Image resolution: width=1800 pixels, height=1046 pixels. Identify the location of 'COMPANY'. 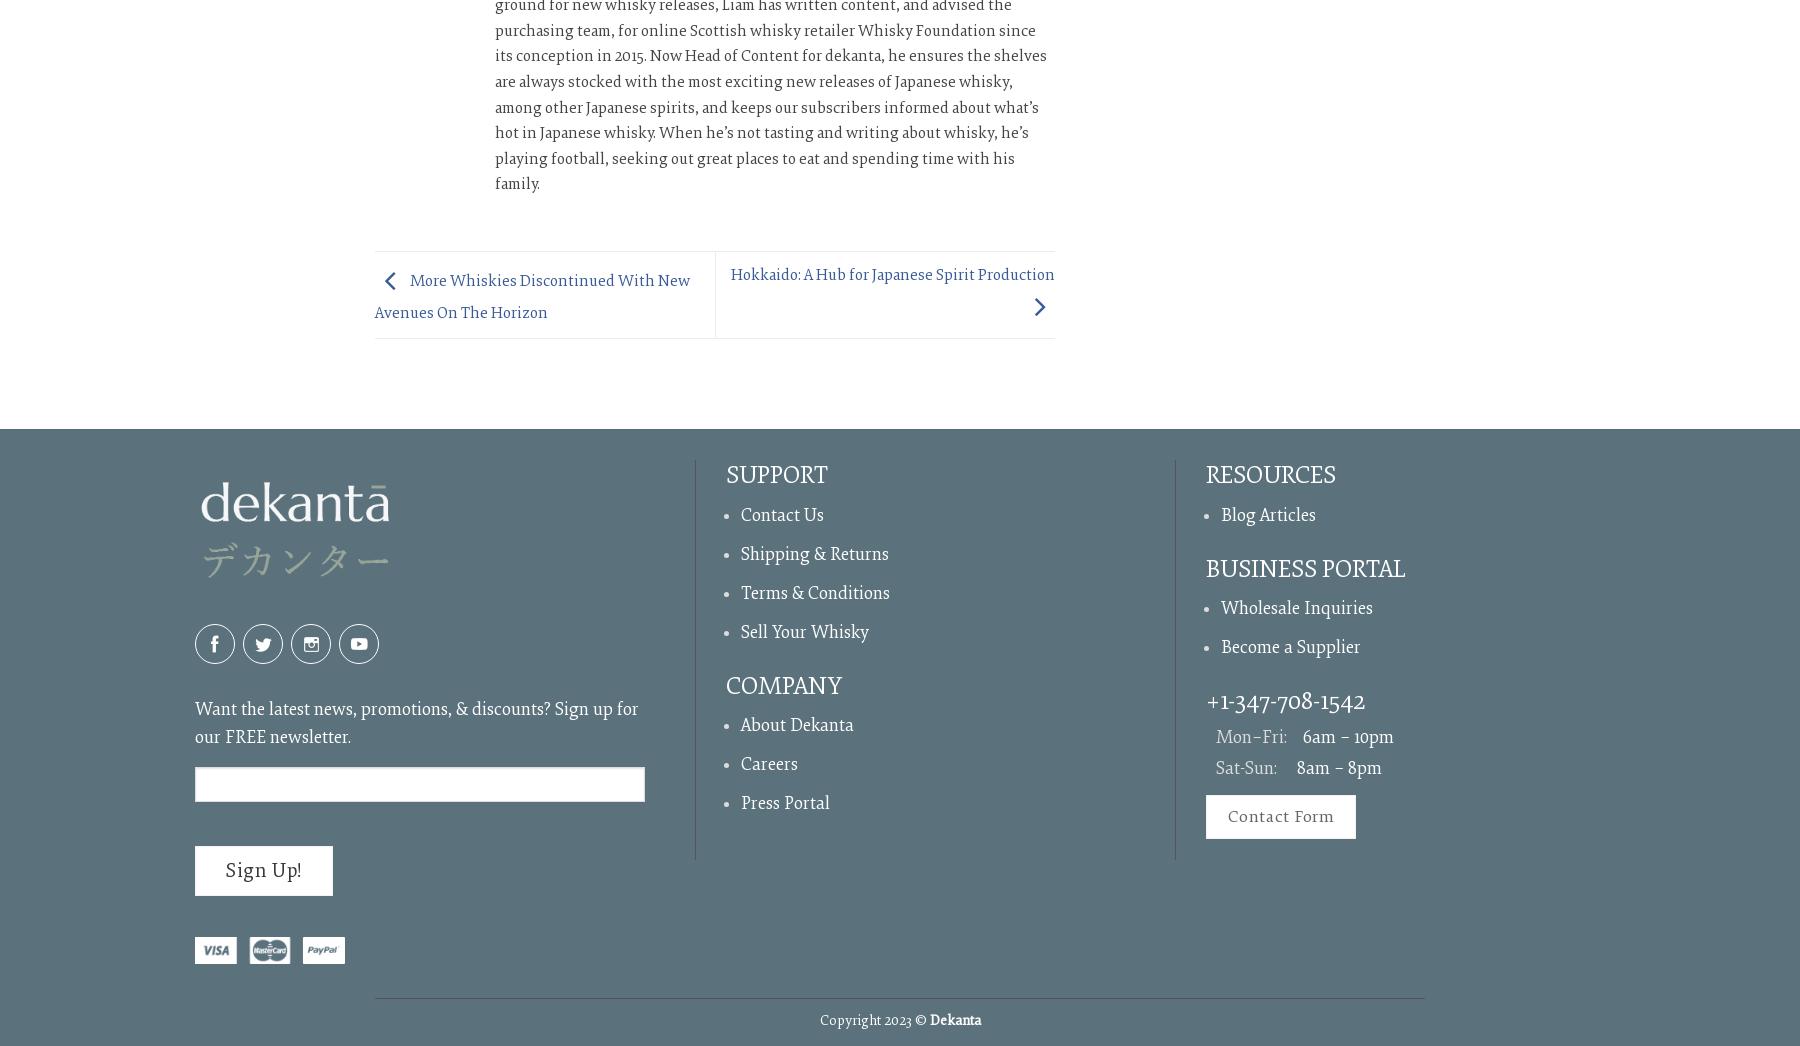
(782, 685).